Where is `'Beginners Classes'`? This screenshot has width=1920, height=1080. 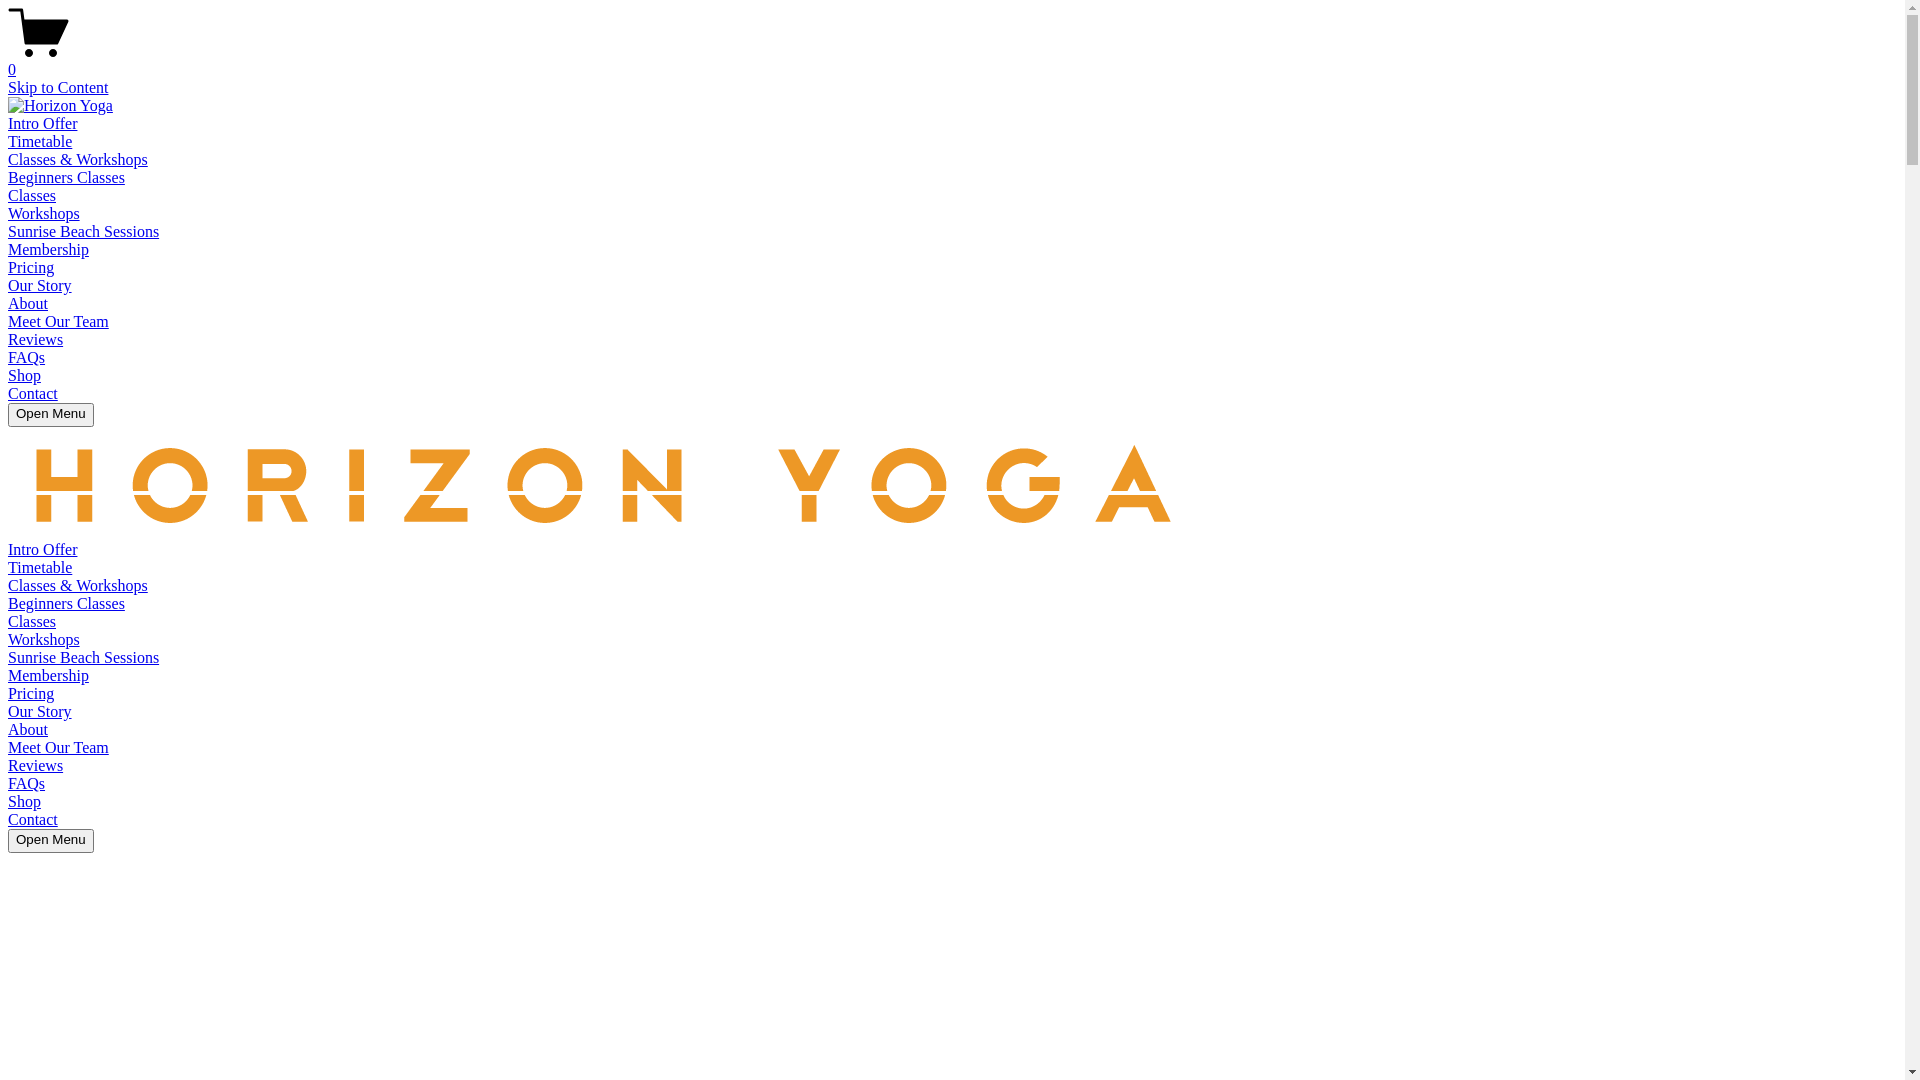 'Beginners Classes' is located at coordinates (8, 602).